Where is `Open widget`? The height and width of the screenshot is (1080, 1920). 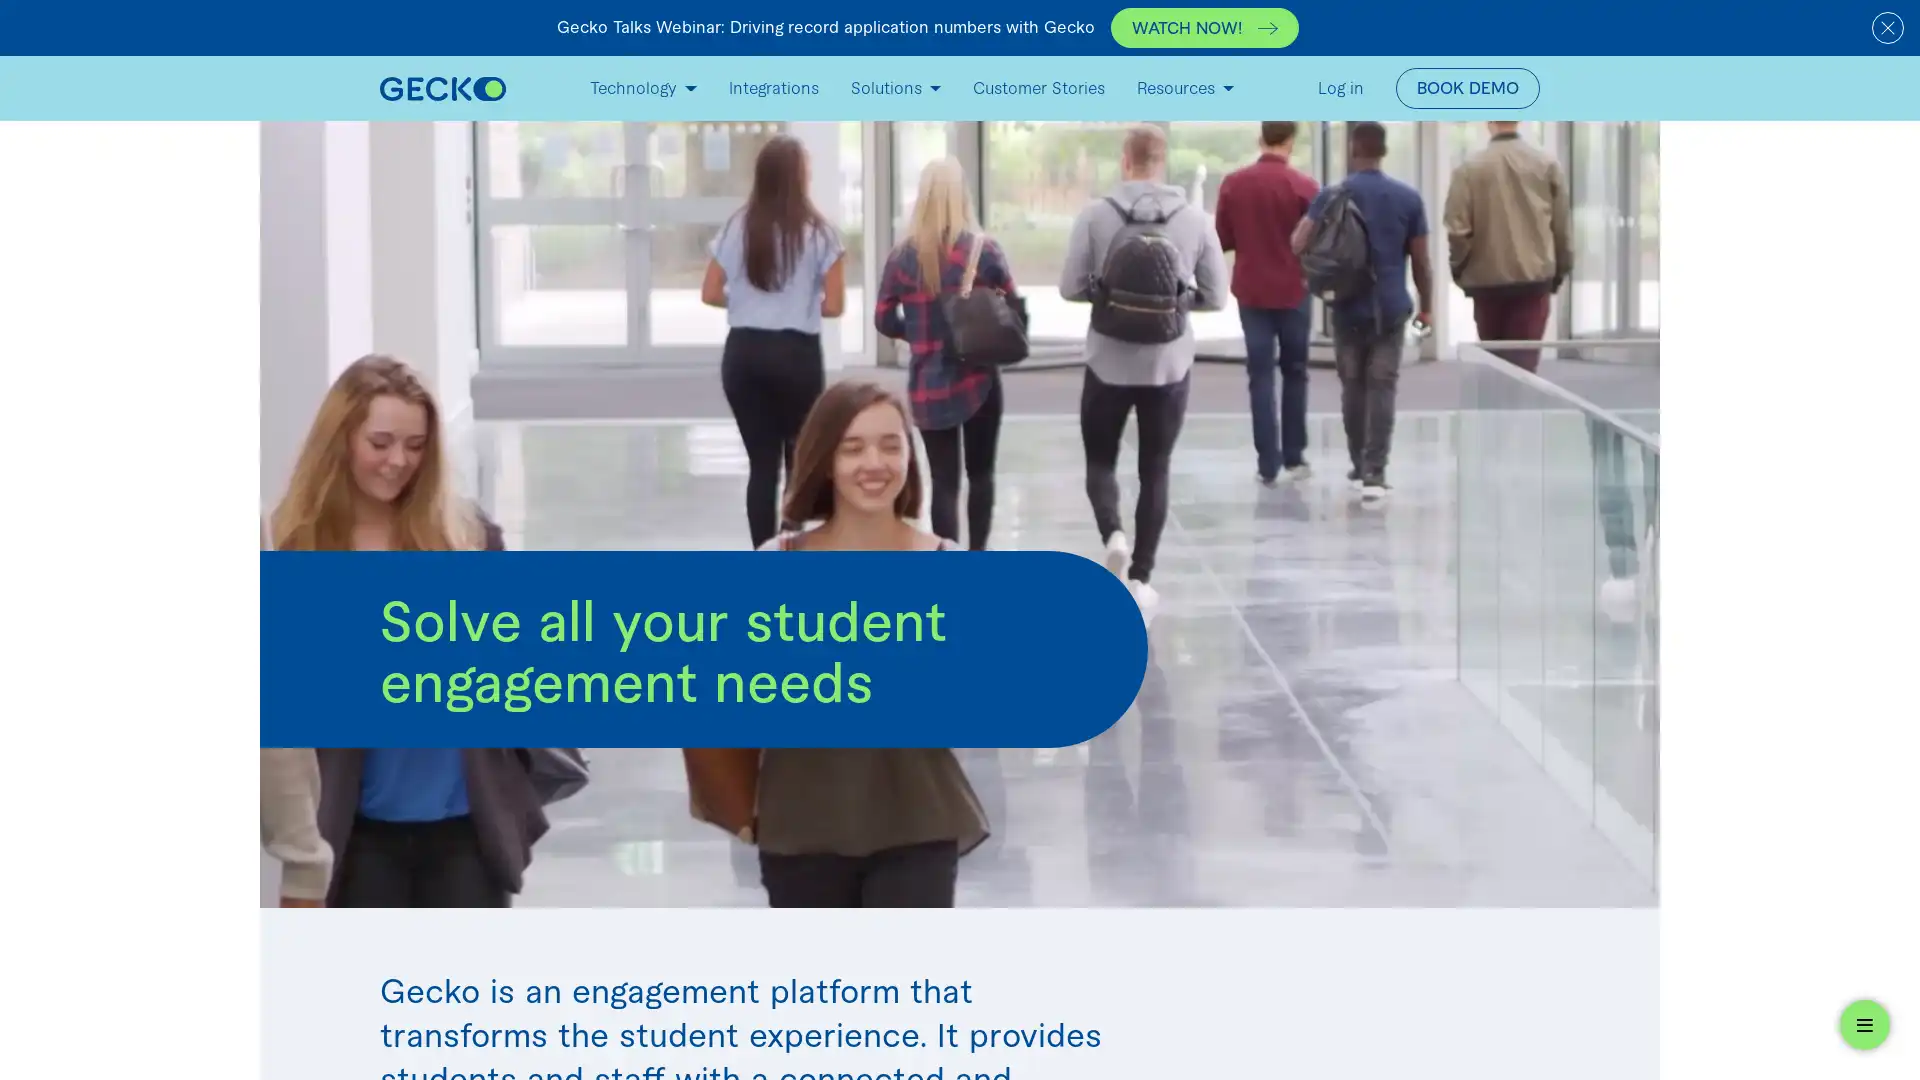 Open widget is located at coordinates (1864, 1025).